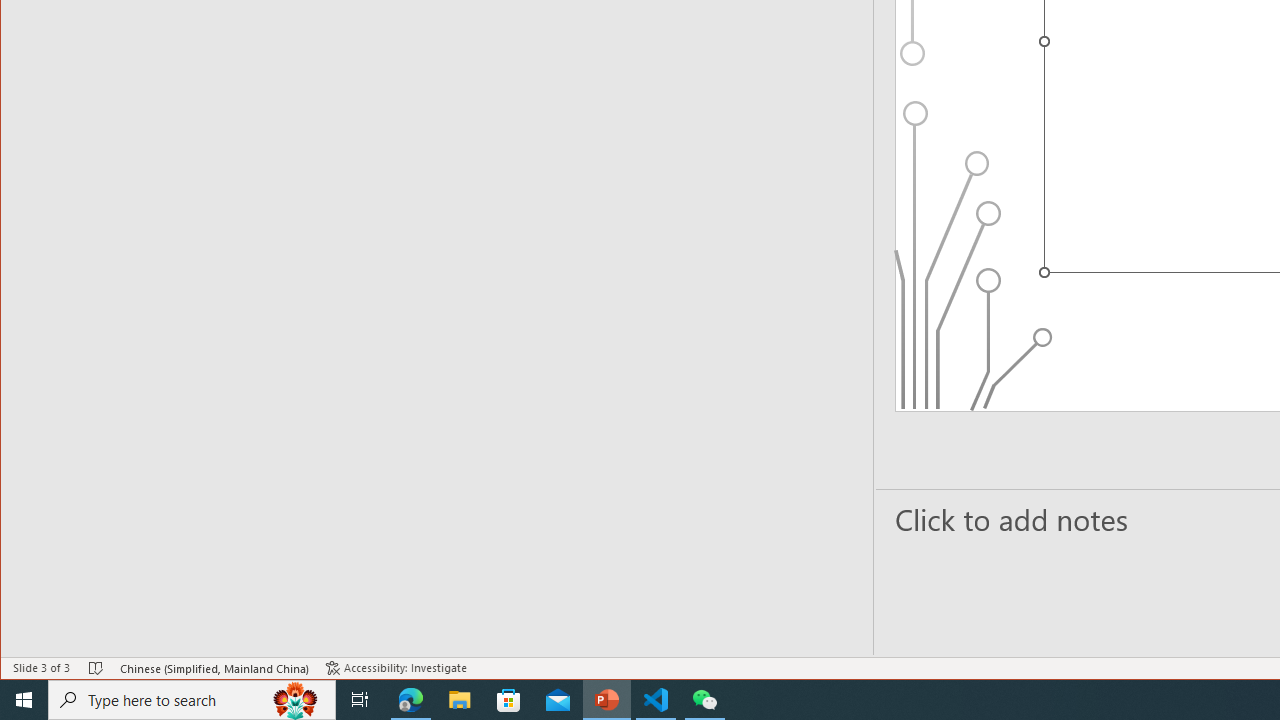  Describe the element at coordinates (459, 698) in the screenshot. I see `'File Explorer'` at that location.